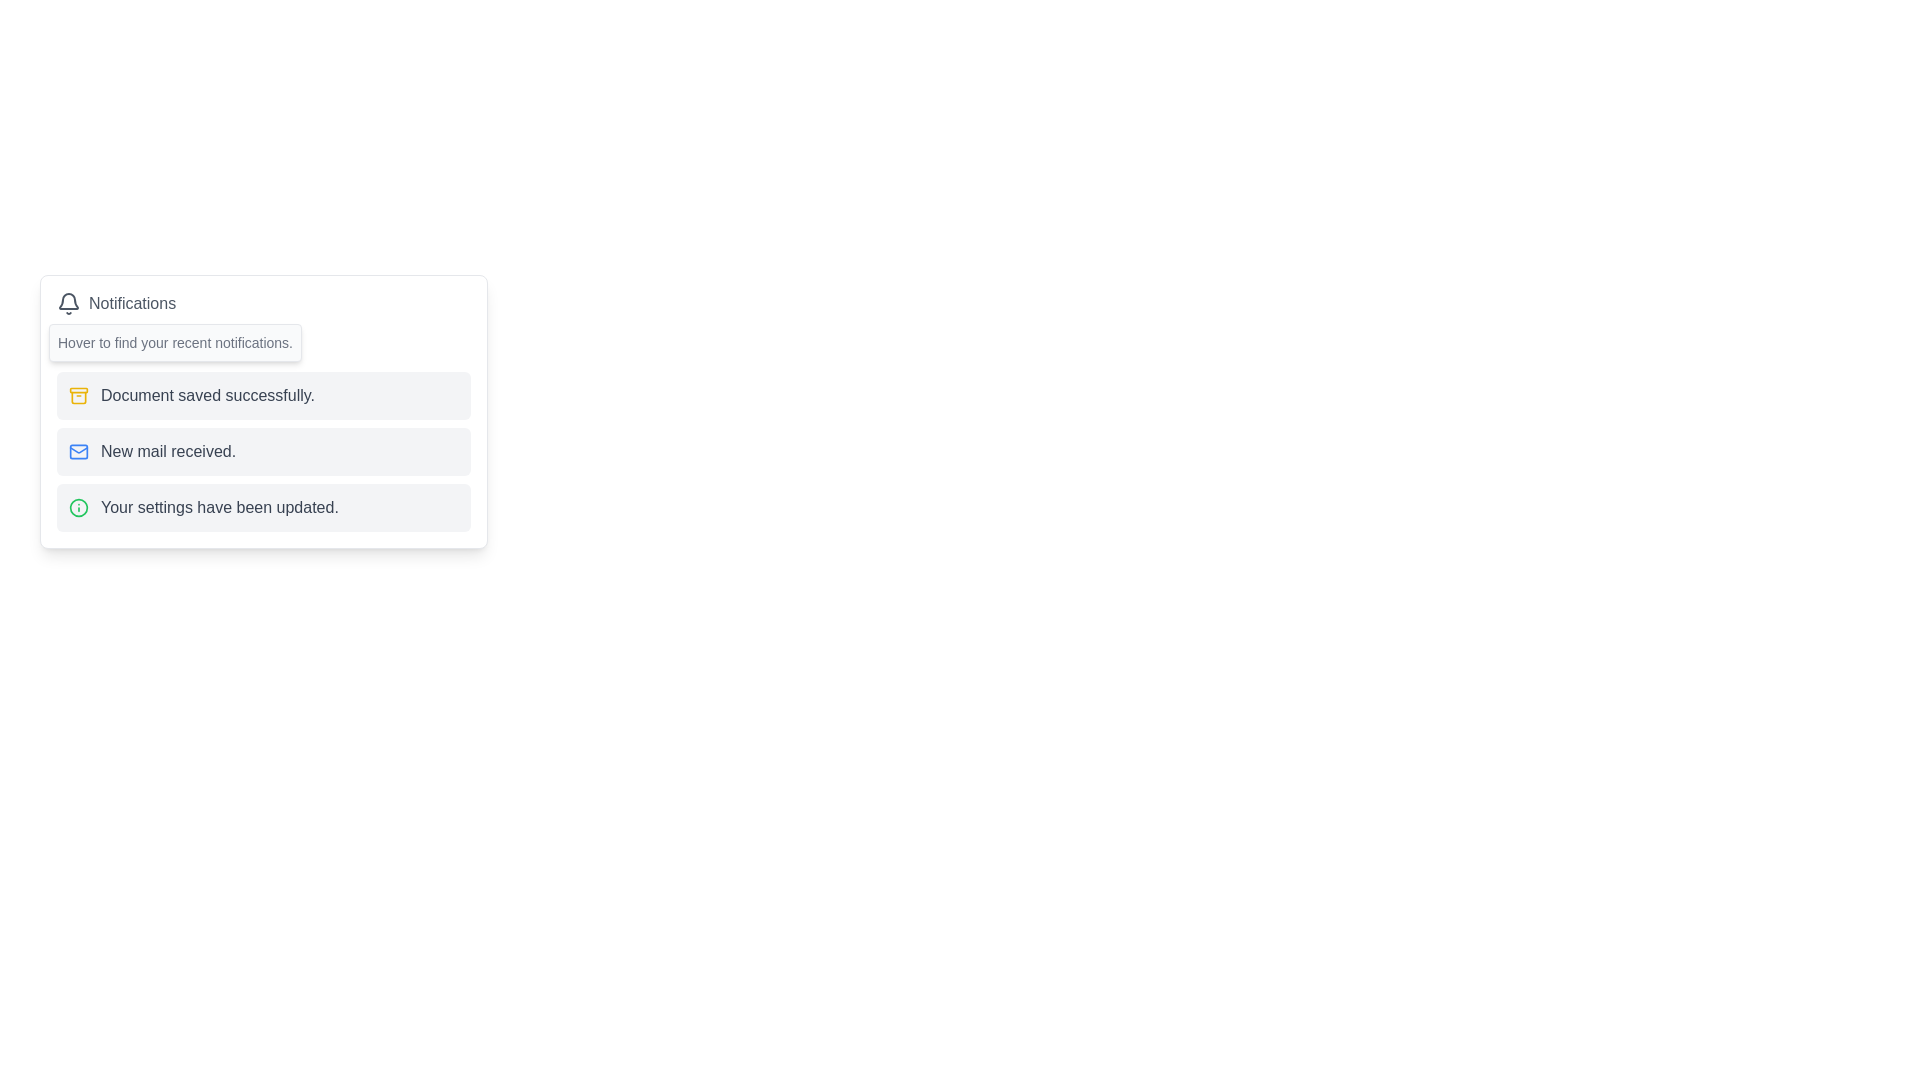 This screenshot has width=1920, height=1080. I want to click on the envelope icon with a blue outline located on the left side of the notification item that reads 'New mail received.', so click(78, 451).